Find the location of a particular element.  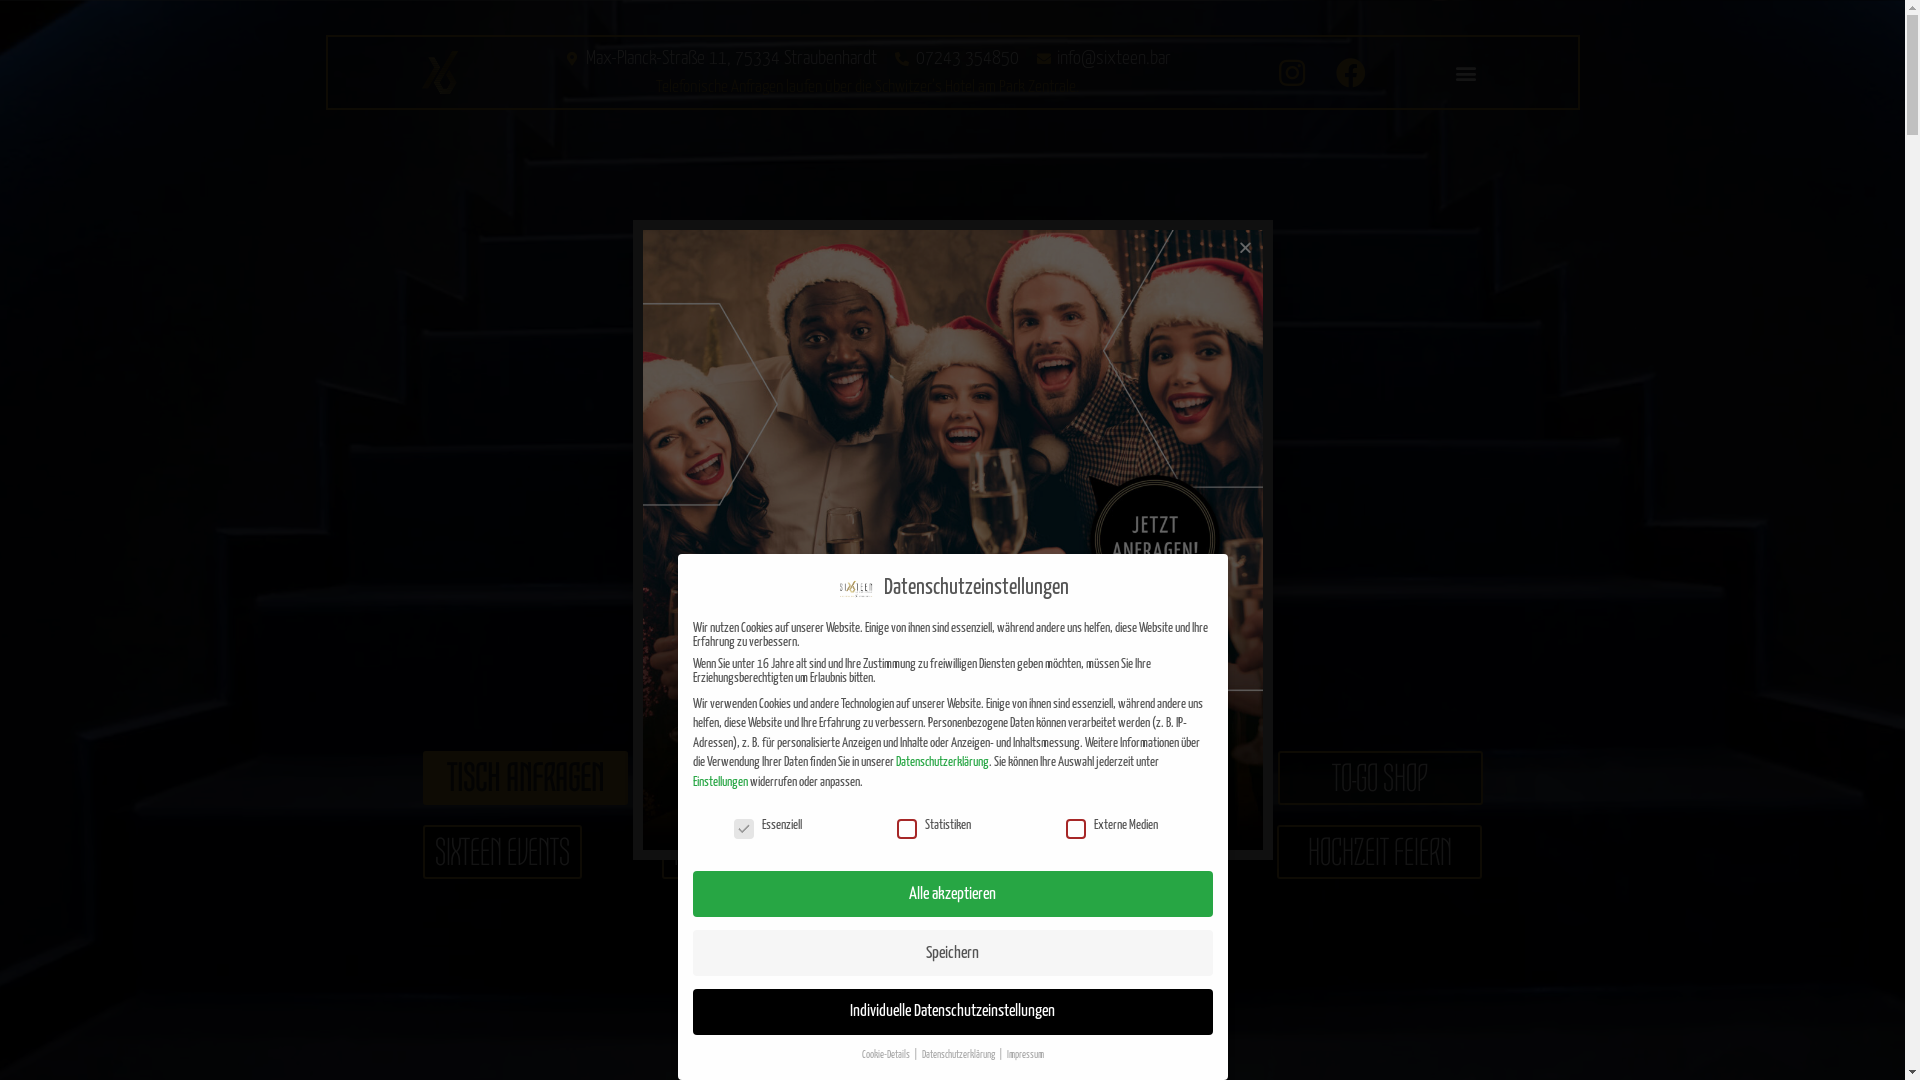

'07243 354850' is located at coordinates (954, 57).